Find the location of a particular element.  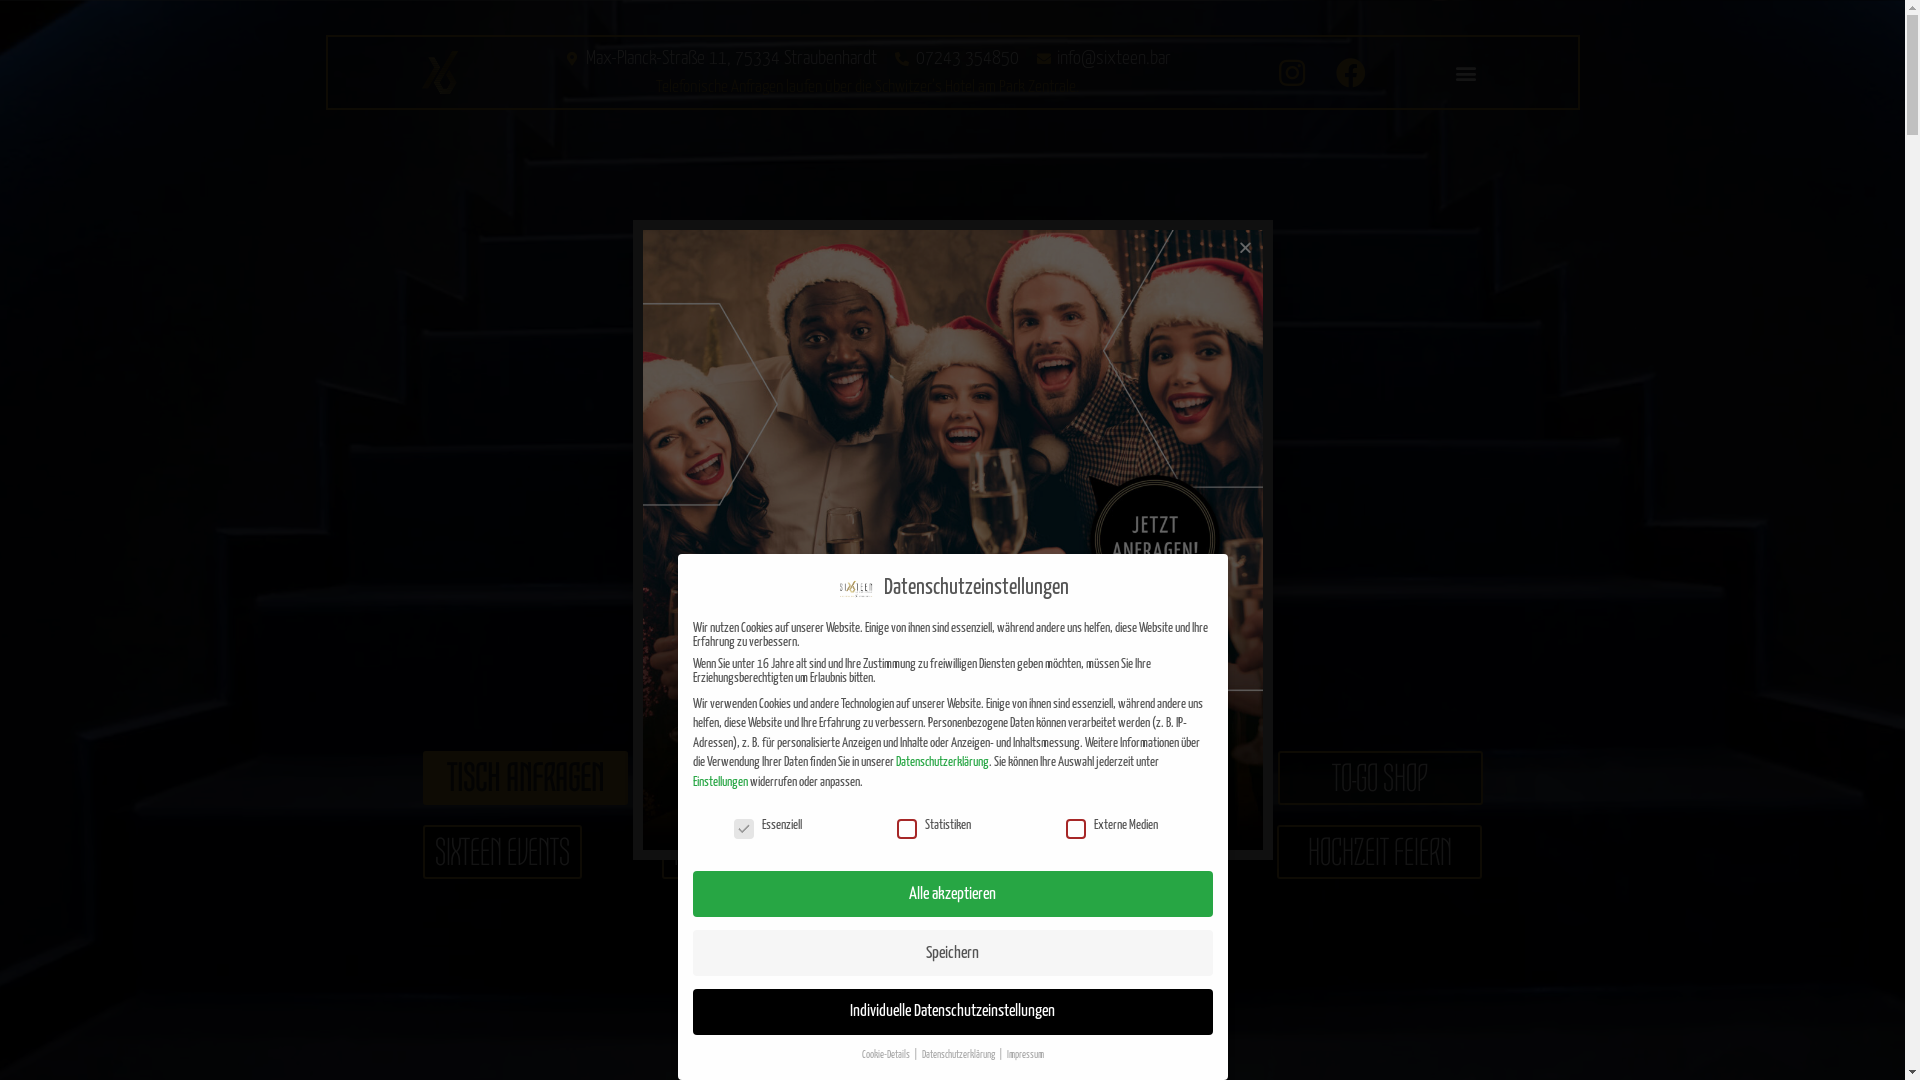

'07243 354850' is located at coordinates (954, 57).